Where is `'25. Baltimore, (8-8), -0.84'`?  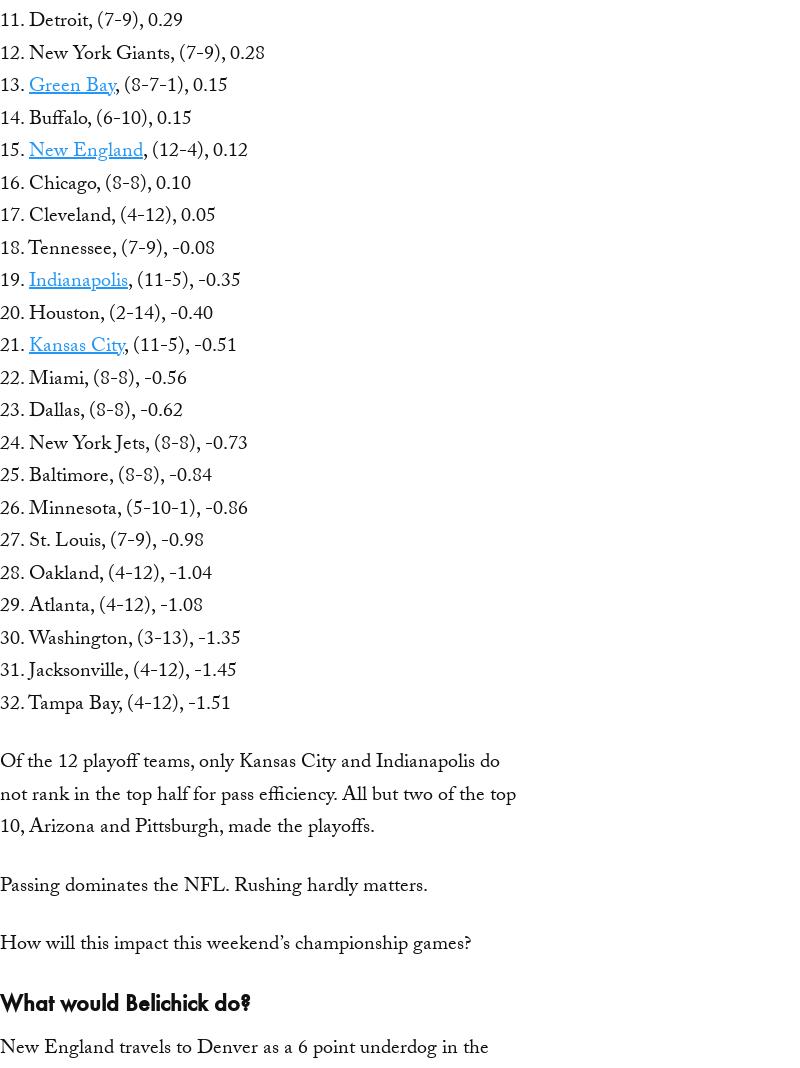 '25. Baltimore, (8-8), -0.84' is located at coordinates (105, 478).